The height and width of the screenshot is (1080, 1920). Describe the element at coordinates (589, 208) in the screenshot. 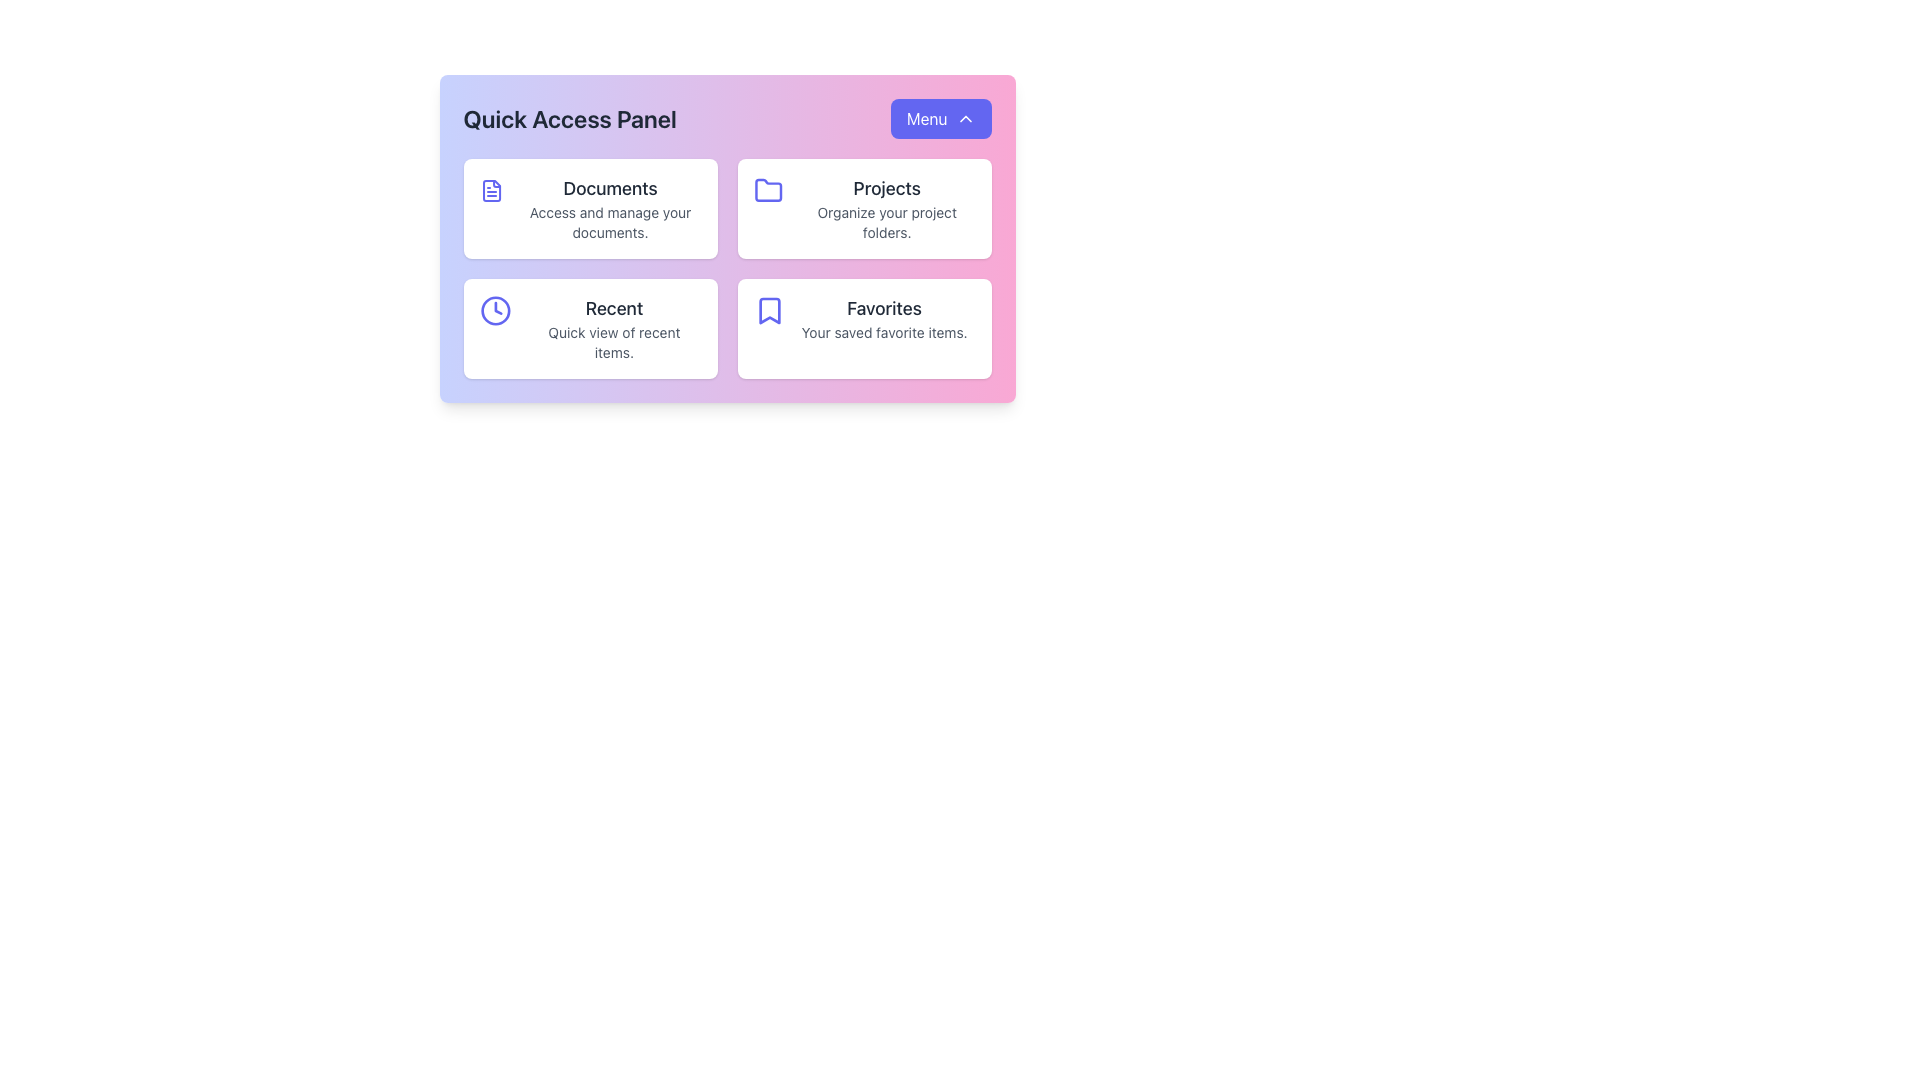

I see `the informational card button in the top-left corner of the Quick Access Panel` at that location.